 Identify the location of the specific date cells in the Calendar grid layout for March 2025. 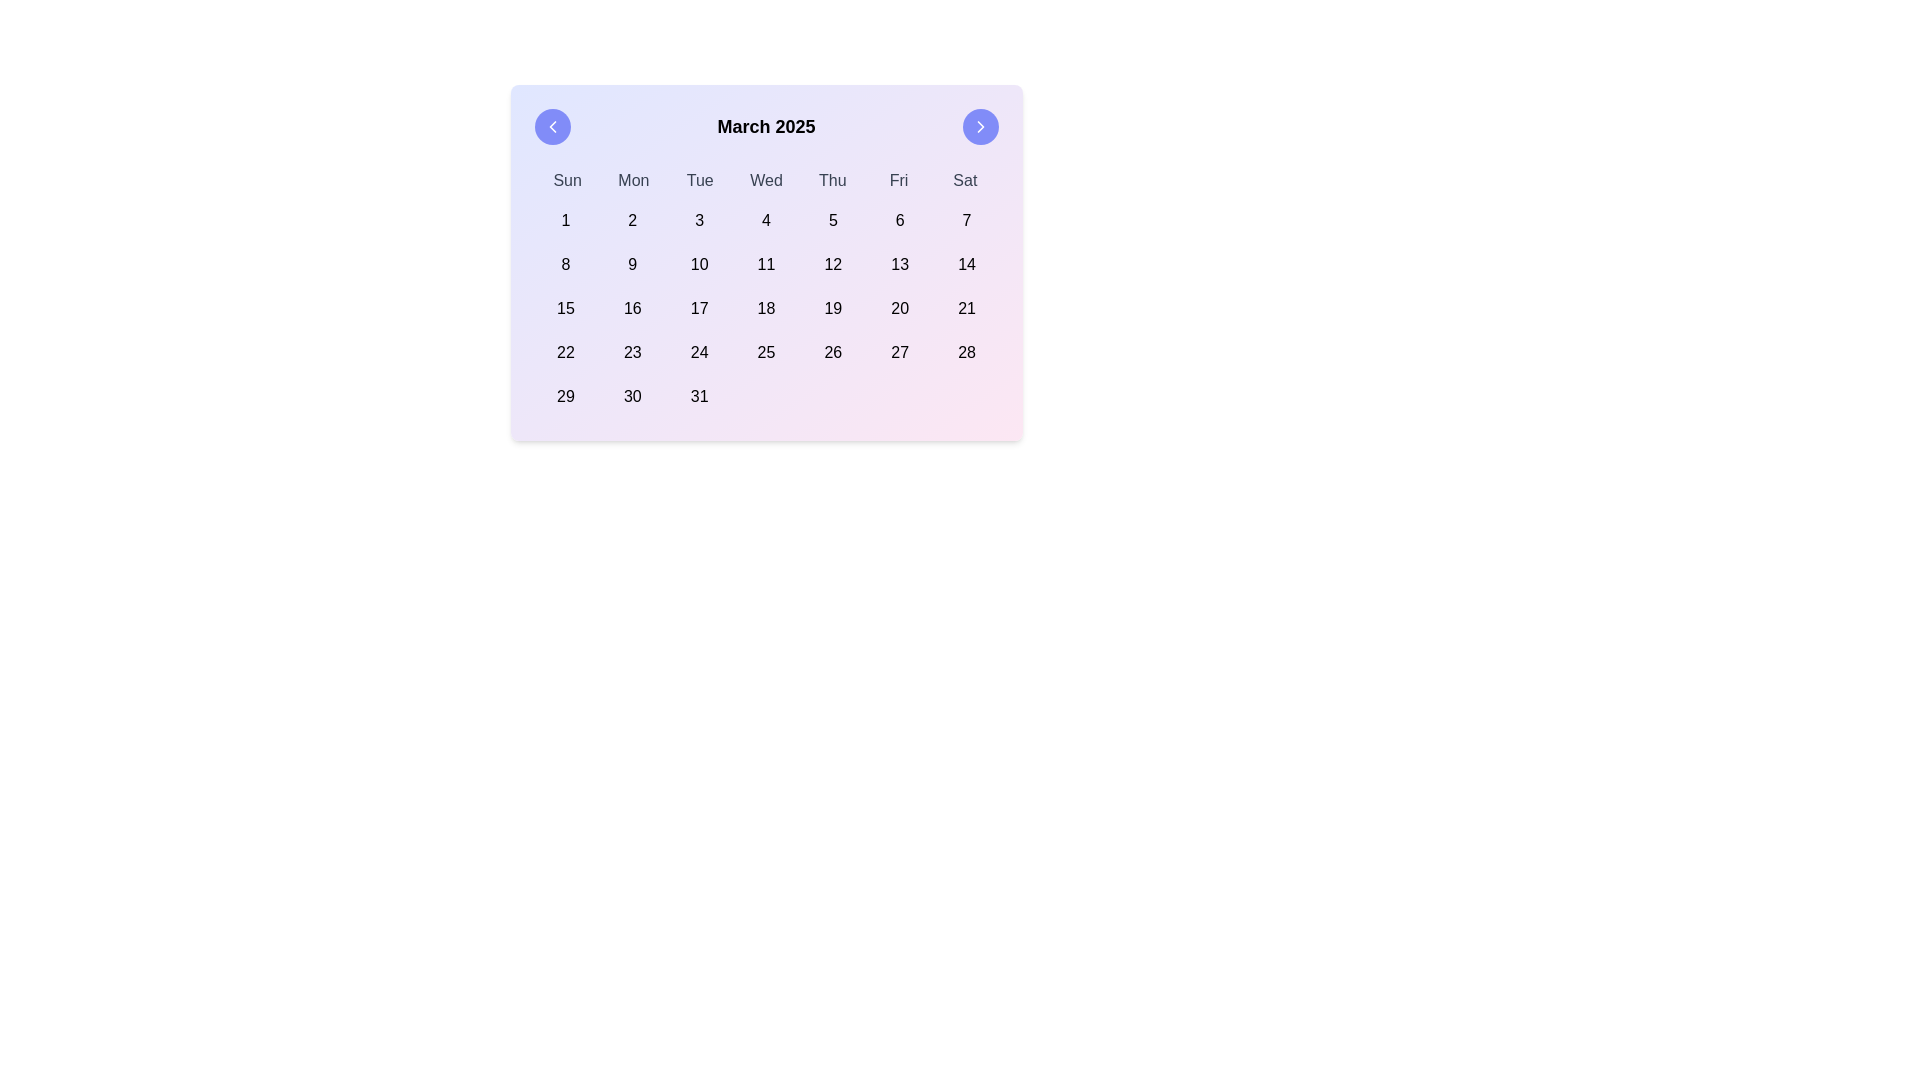
(765, 308).